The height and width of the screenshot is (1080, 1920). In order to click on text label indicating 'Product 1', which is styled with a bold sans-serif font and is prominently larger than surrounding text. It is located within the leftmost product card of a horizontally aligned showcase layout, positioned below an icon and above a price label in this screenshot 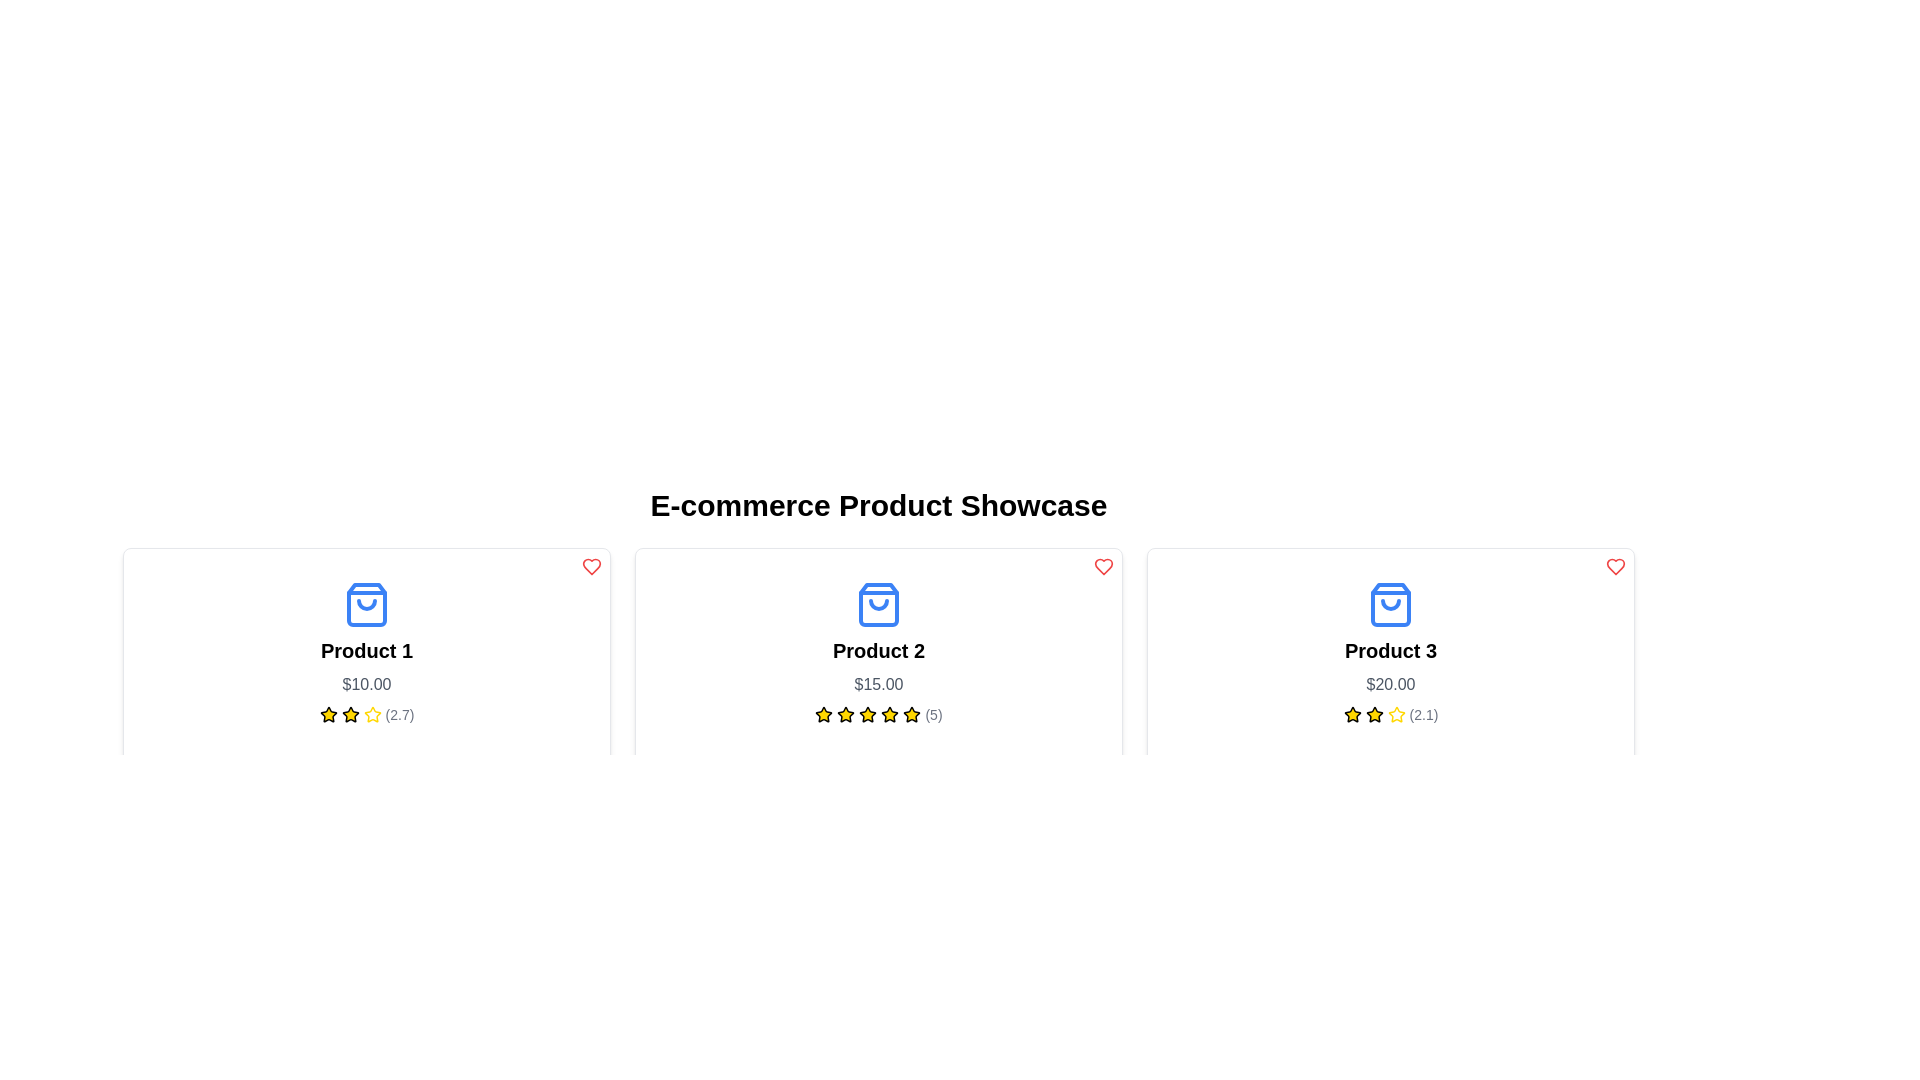, I will do `click(366, 651)`.